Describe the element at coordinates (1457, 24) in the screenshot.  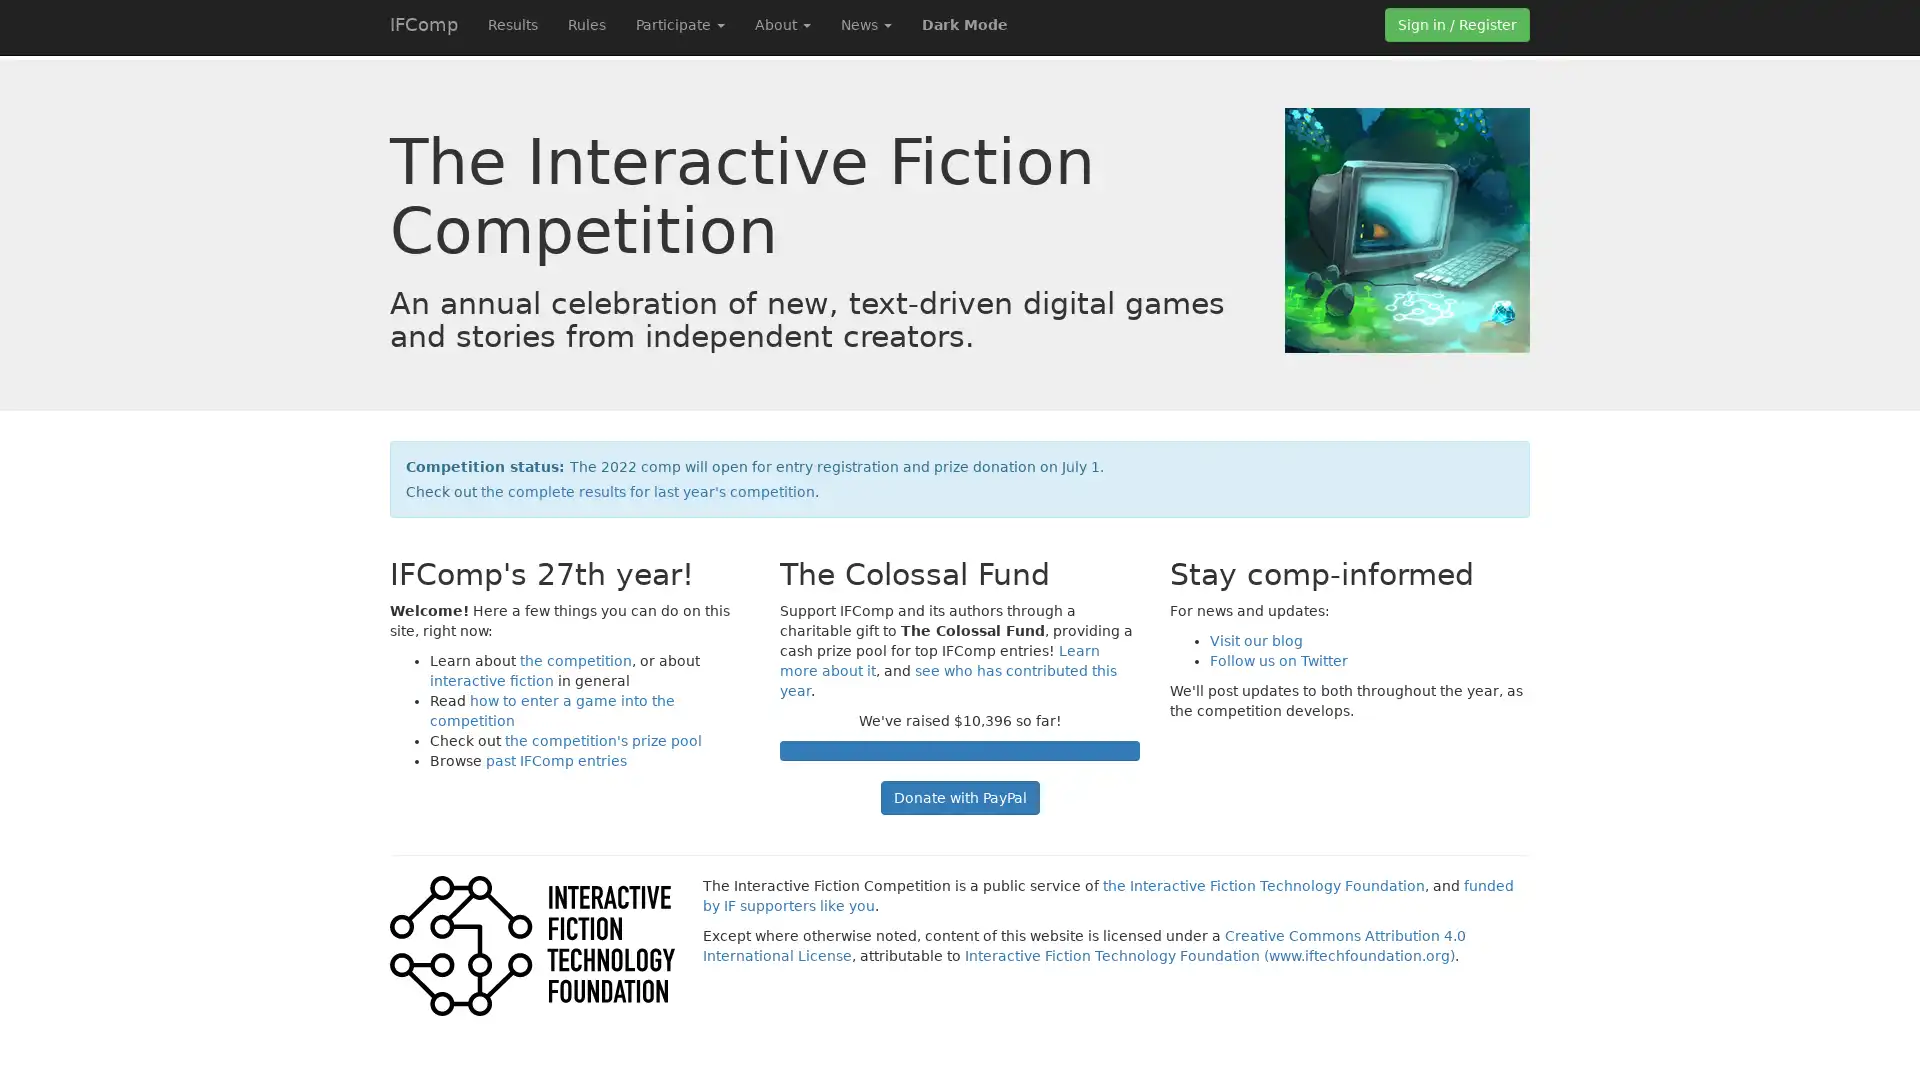
I see `Sign in / Register` at that location.